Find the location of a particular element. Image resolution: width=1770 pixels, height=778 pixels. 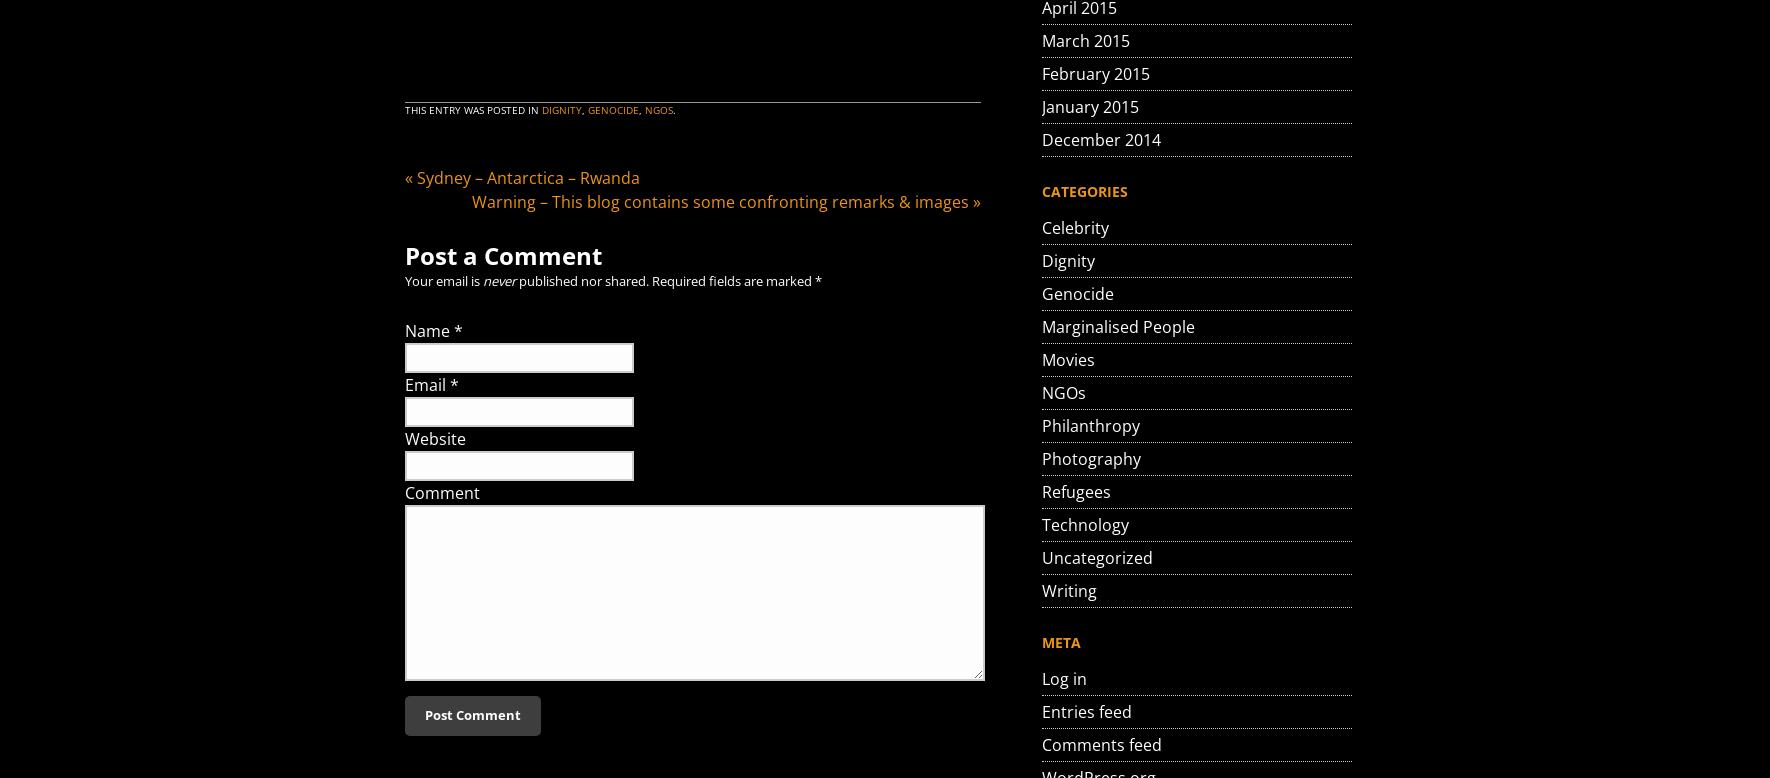

'Celebrity' is located at coordinates (1075, 227).